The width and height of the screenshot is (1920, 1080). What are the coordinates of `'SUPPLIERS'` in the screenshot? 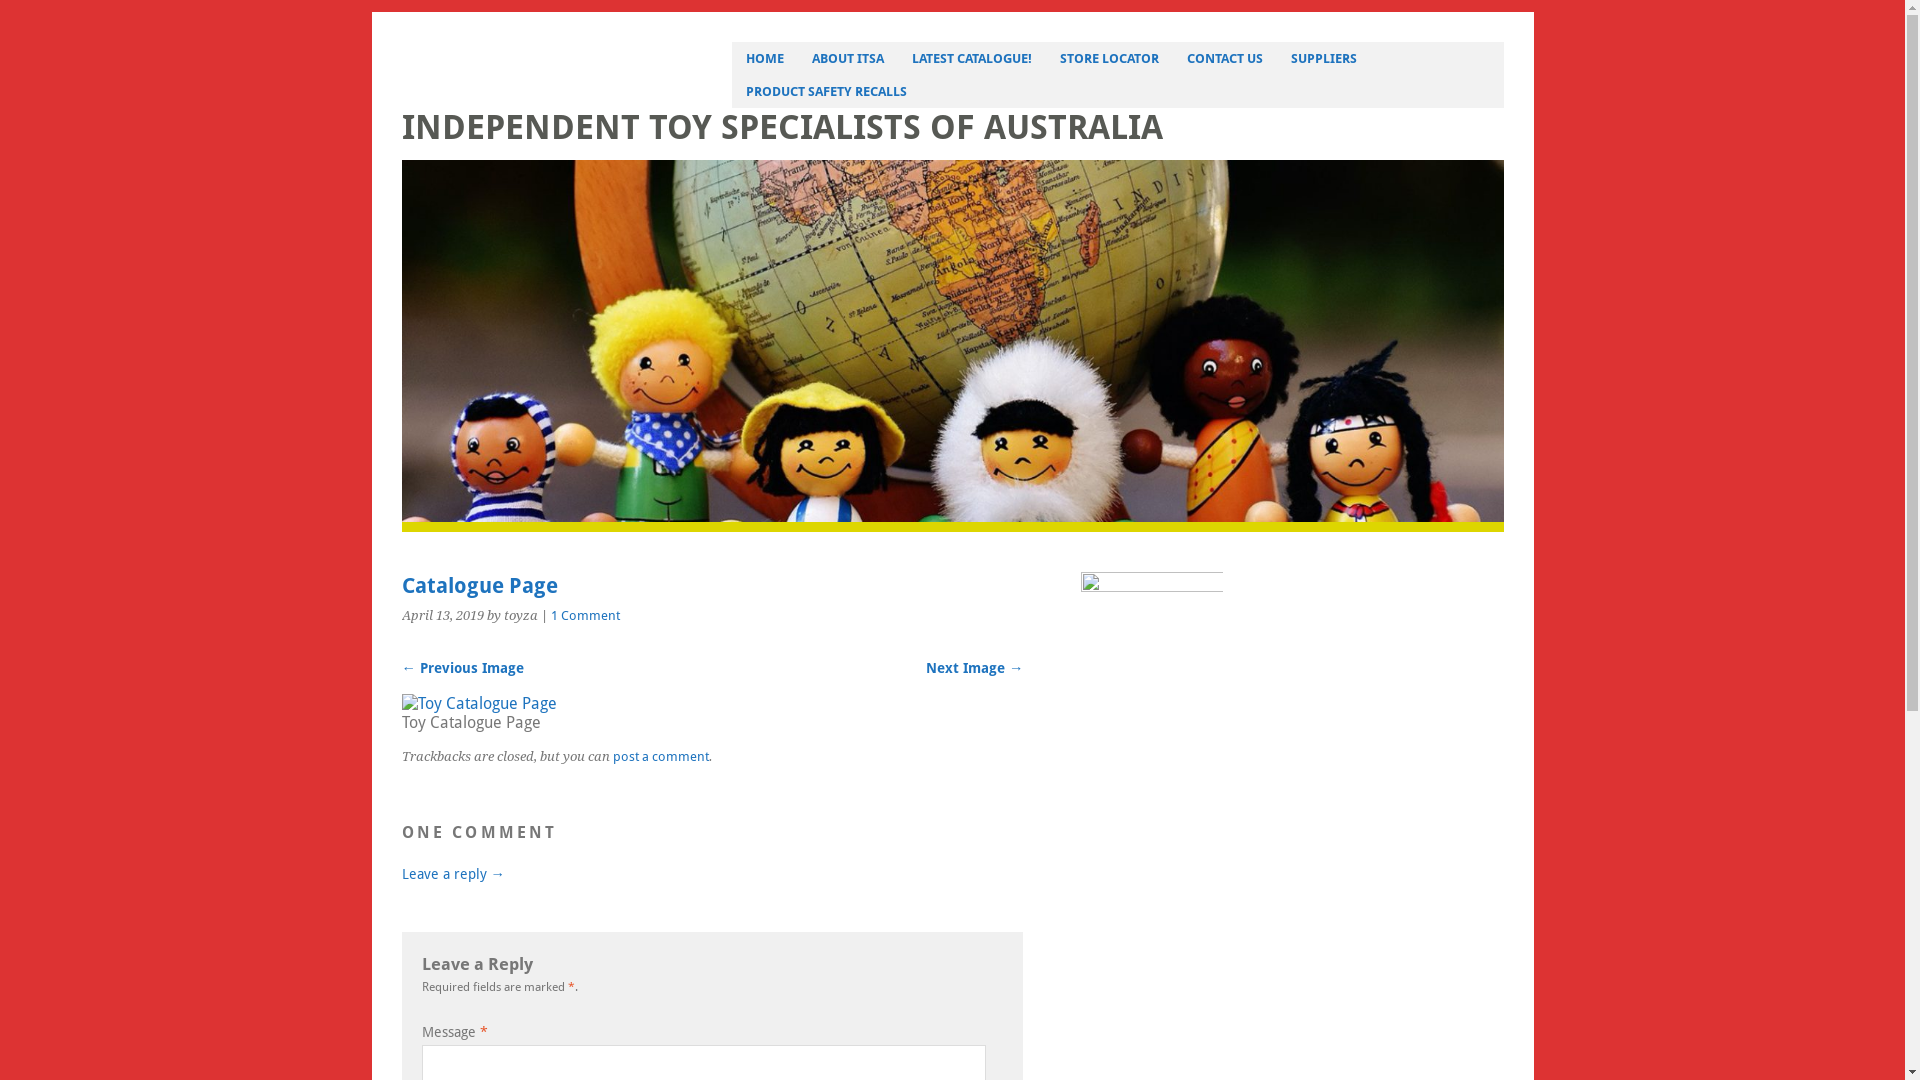 It's located at (1324, 57).